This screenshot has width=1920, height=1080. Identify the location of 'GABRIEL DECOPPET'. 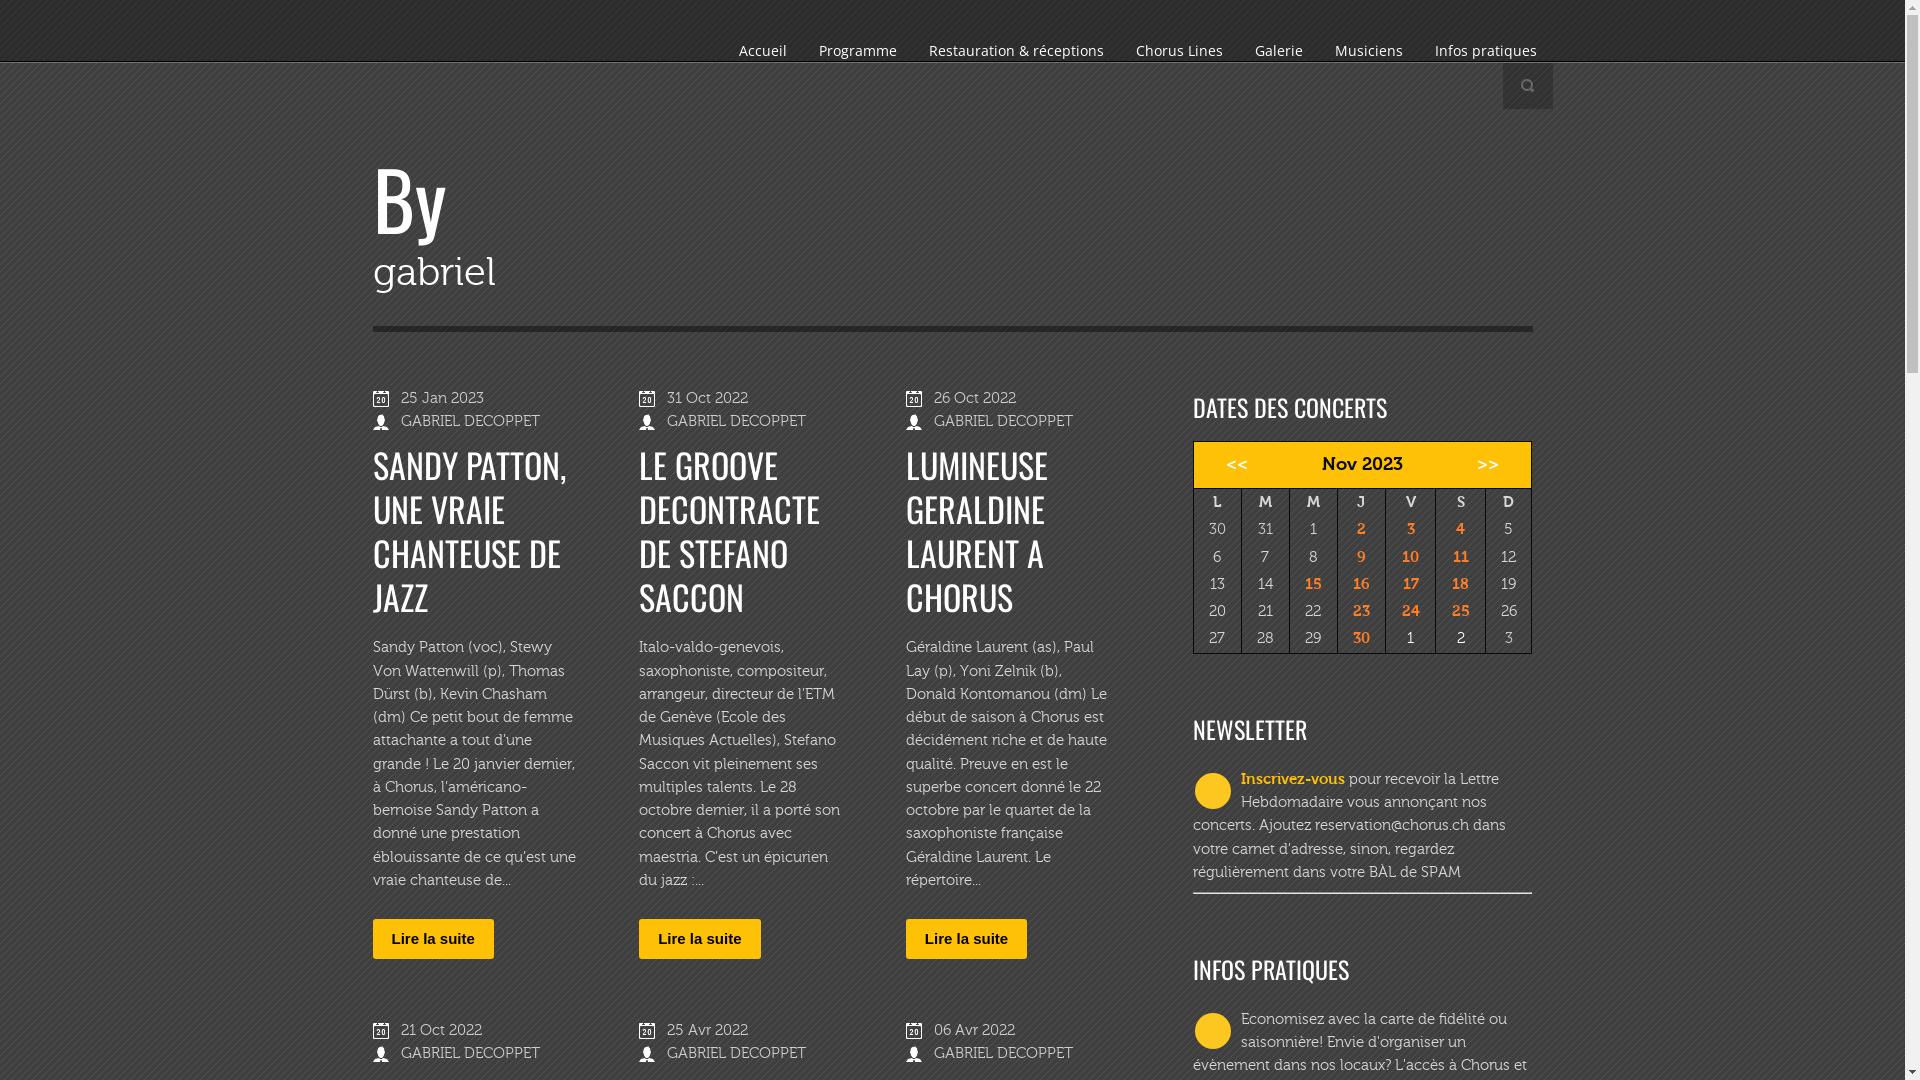
(399, 1052).